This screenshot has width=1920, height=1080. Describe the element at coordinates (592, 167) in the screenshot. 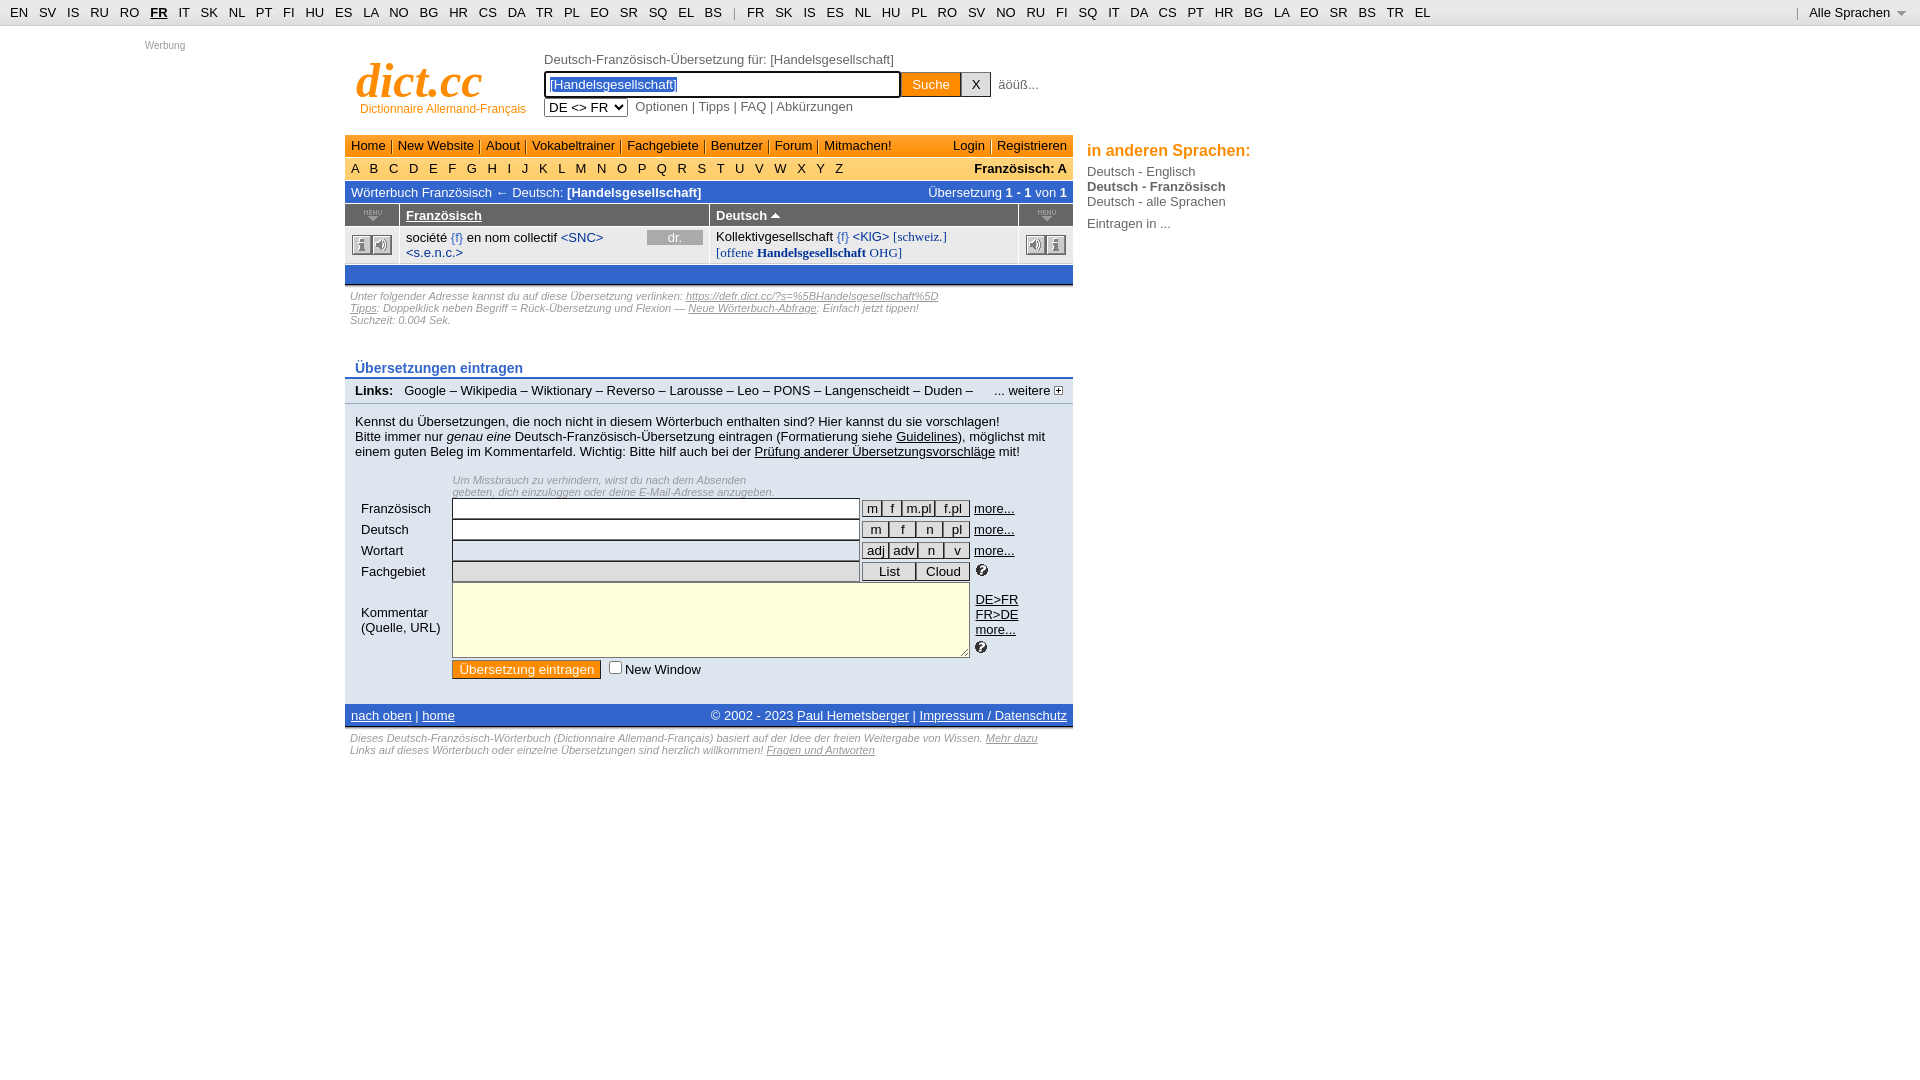

I see `'N'` at that location.